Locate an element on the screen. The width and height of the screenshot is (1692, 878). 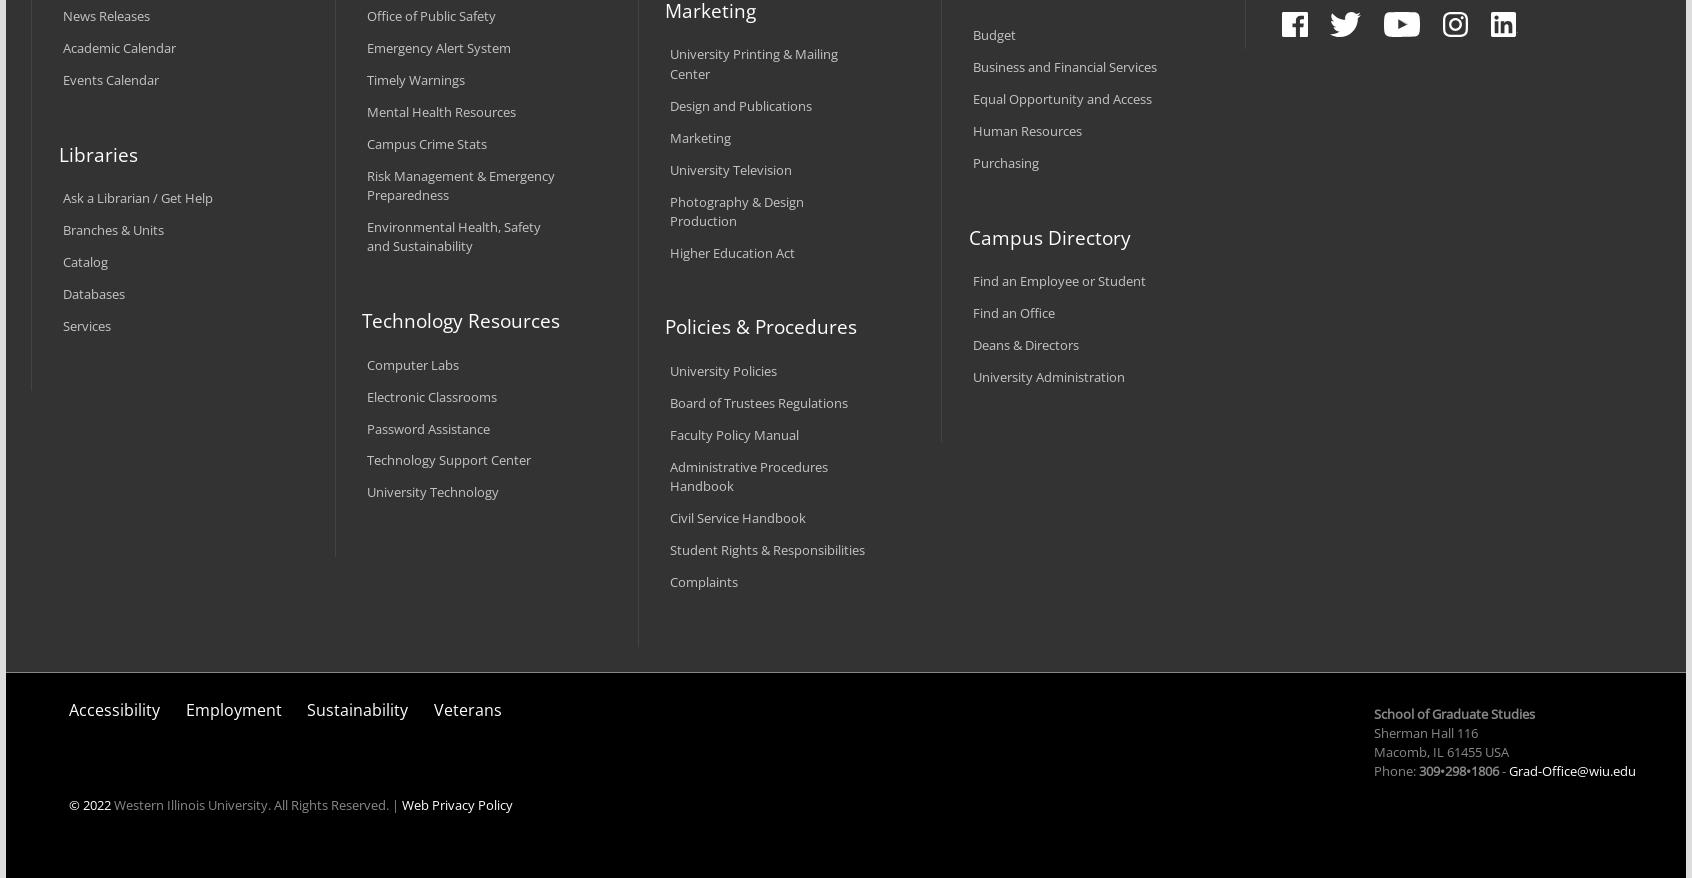
'Databases' is located at coordinates (94, 293).